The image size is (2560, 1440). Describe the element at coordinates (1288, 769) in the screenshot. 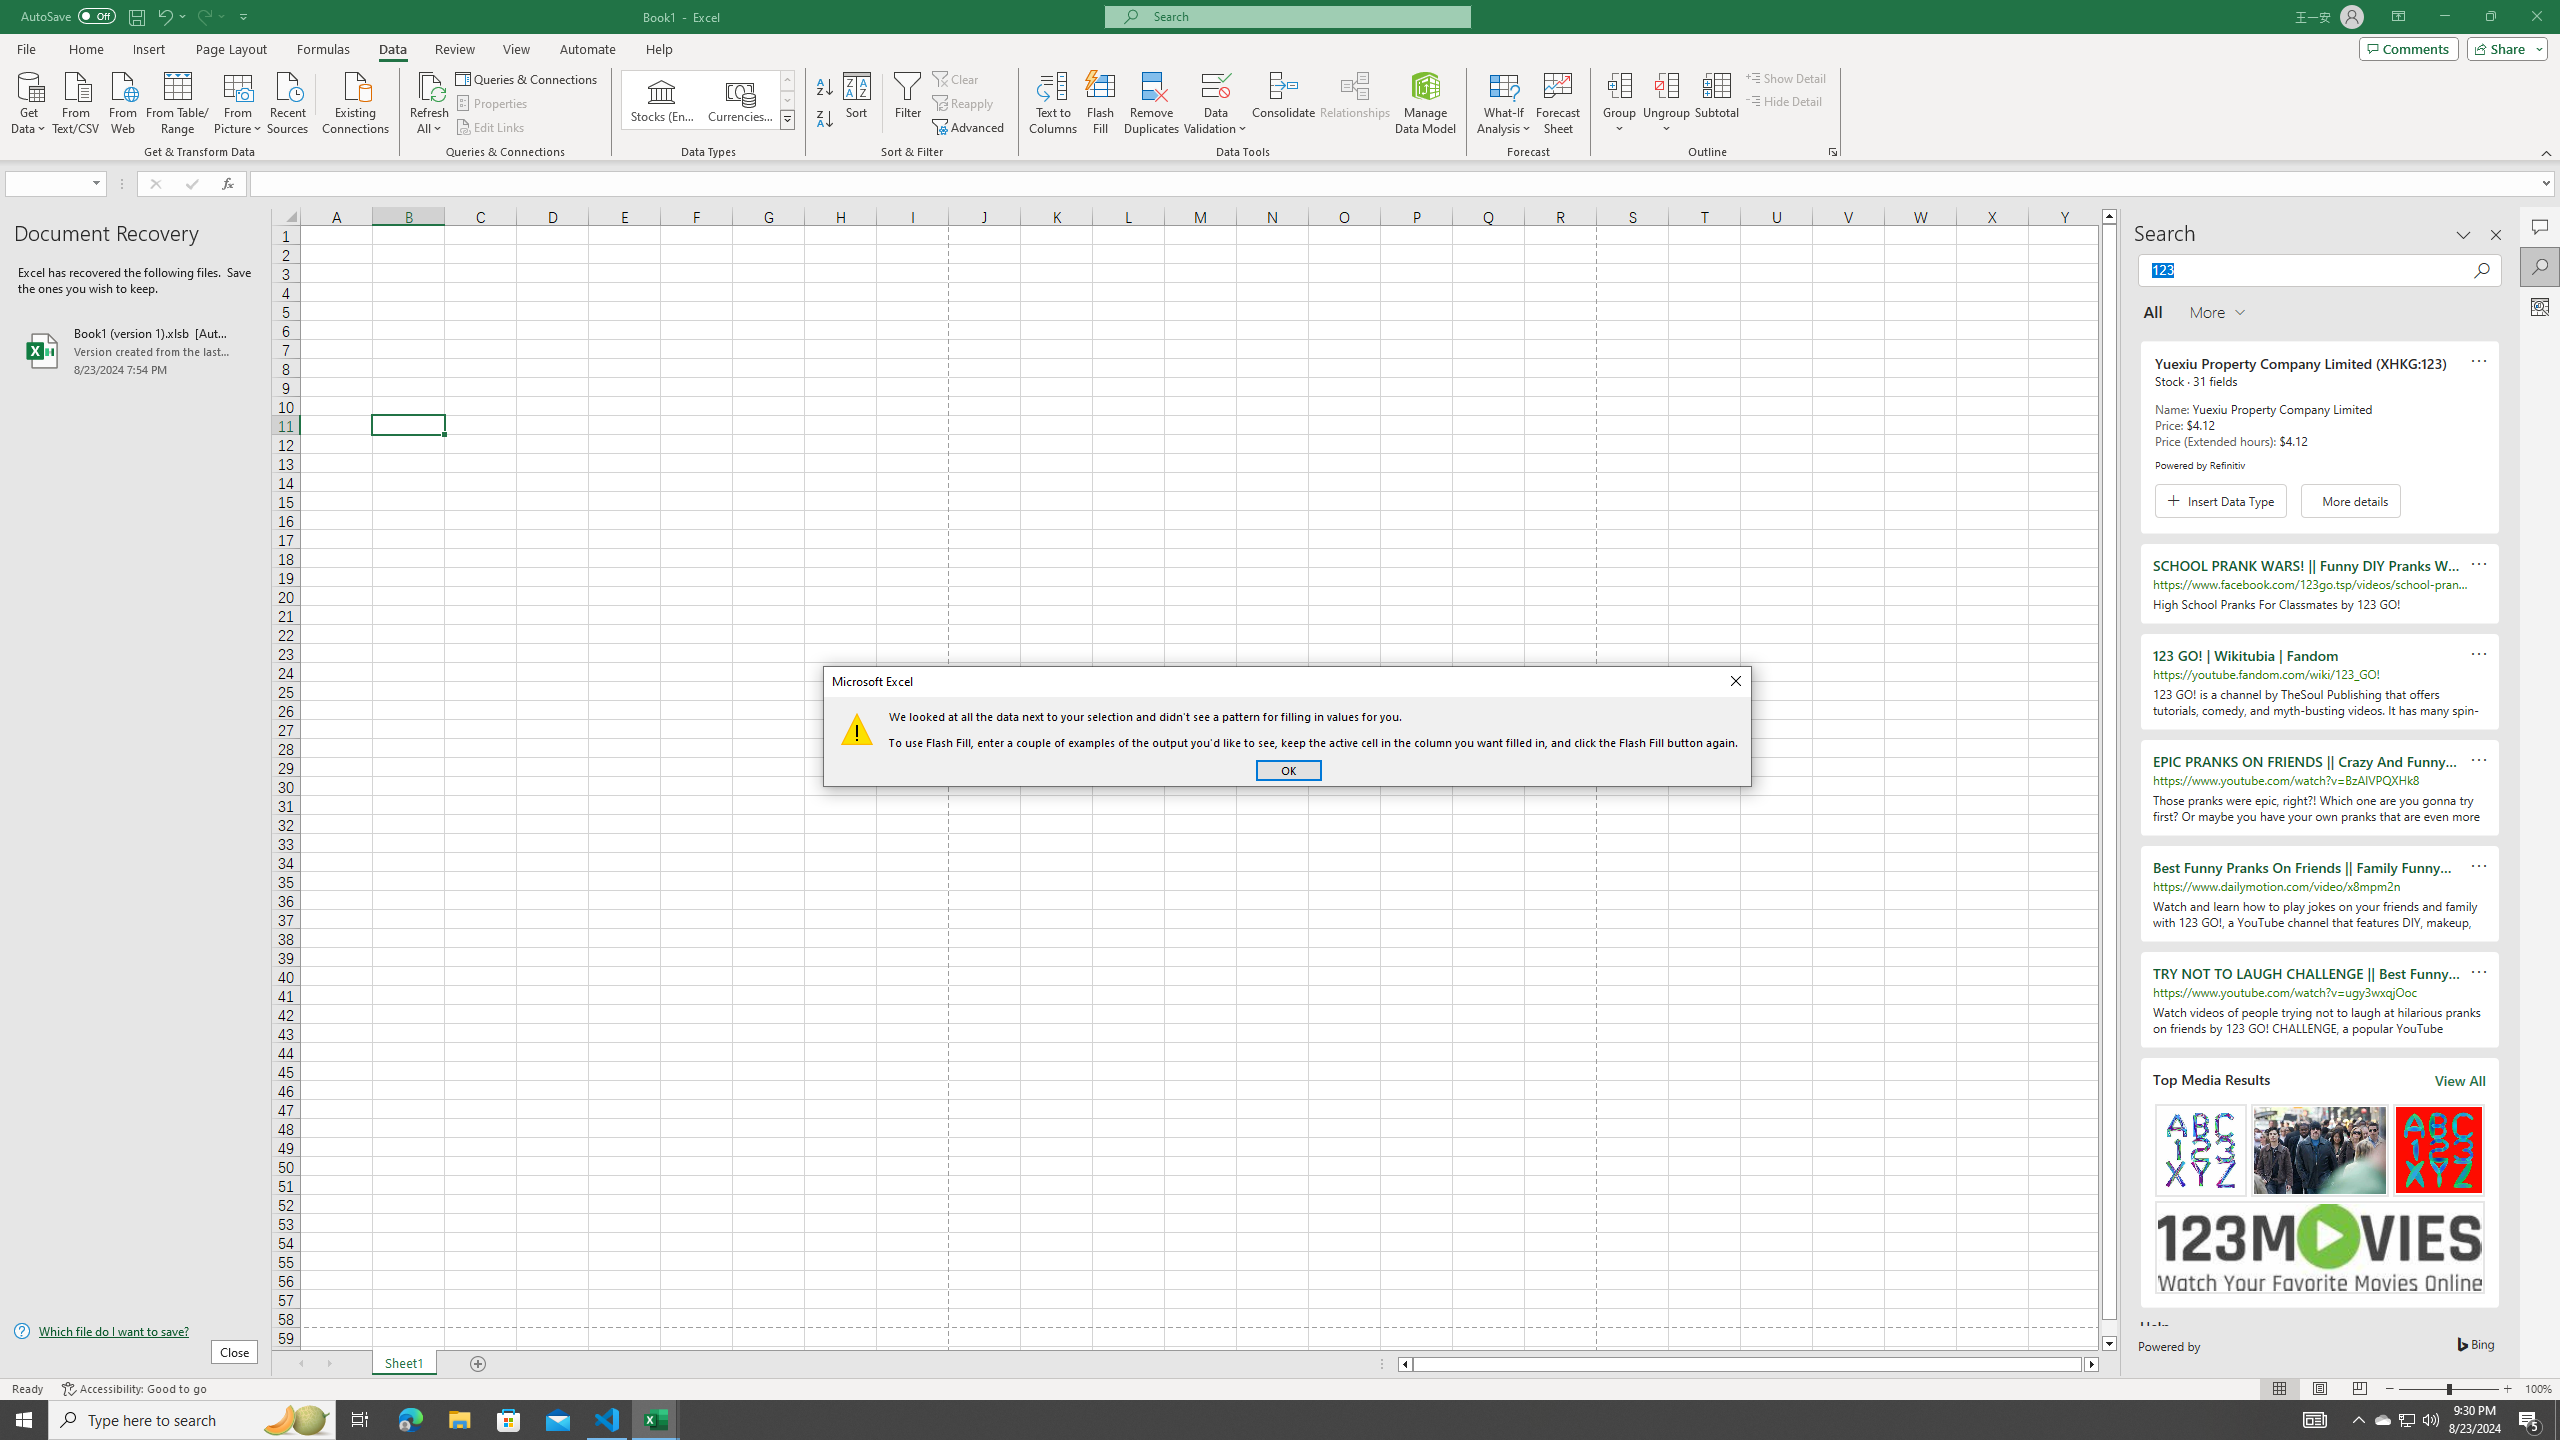

I see `'OK'` at that location.